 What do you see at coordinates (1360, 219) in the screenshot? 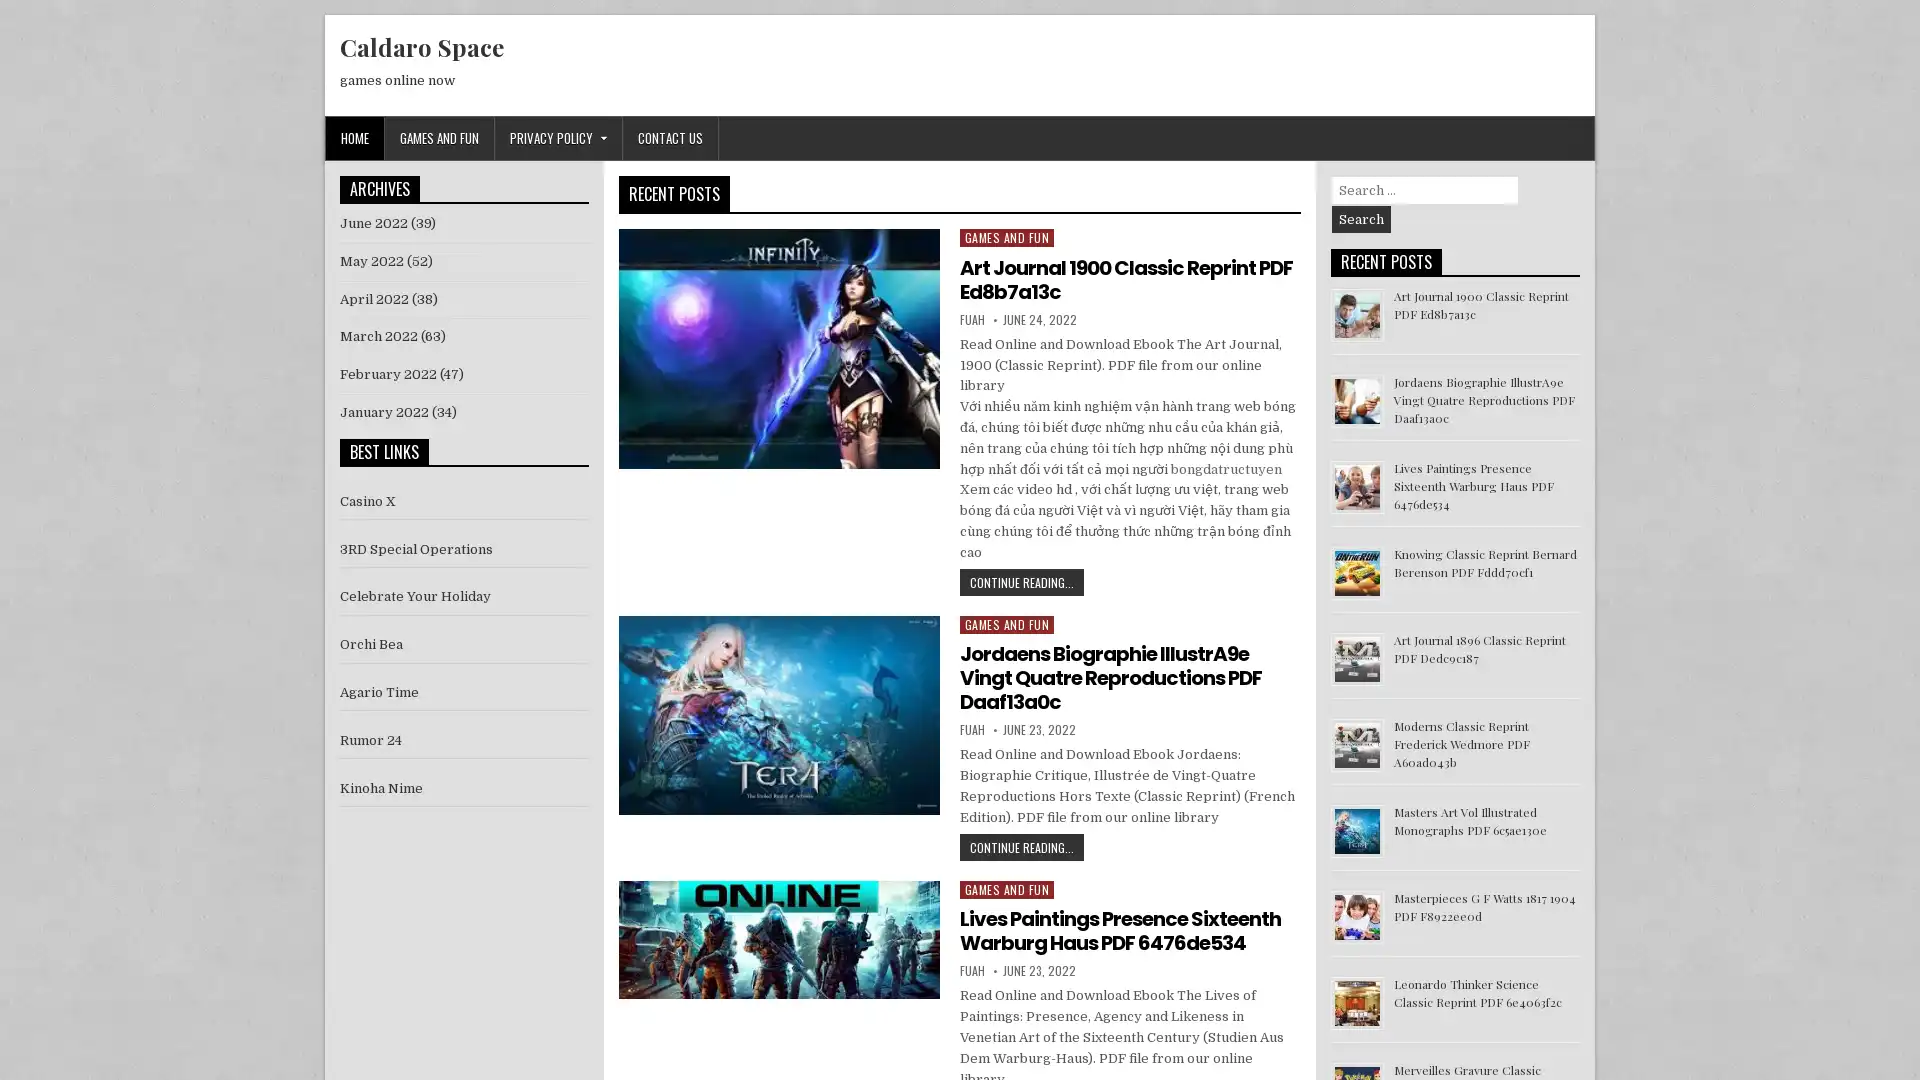
I see `Search` at bounding box center [1360, 219].